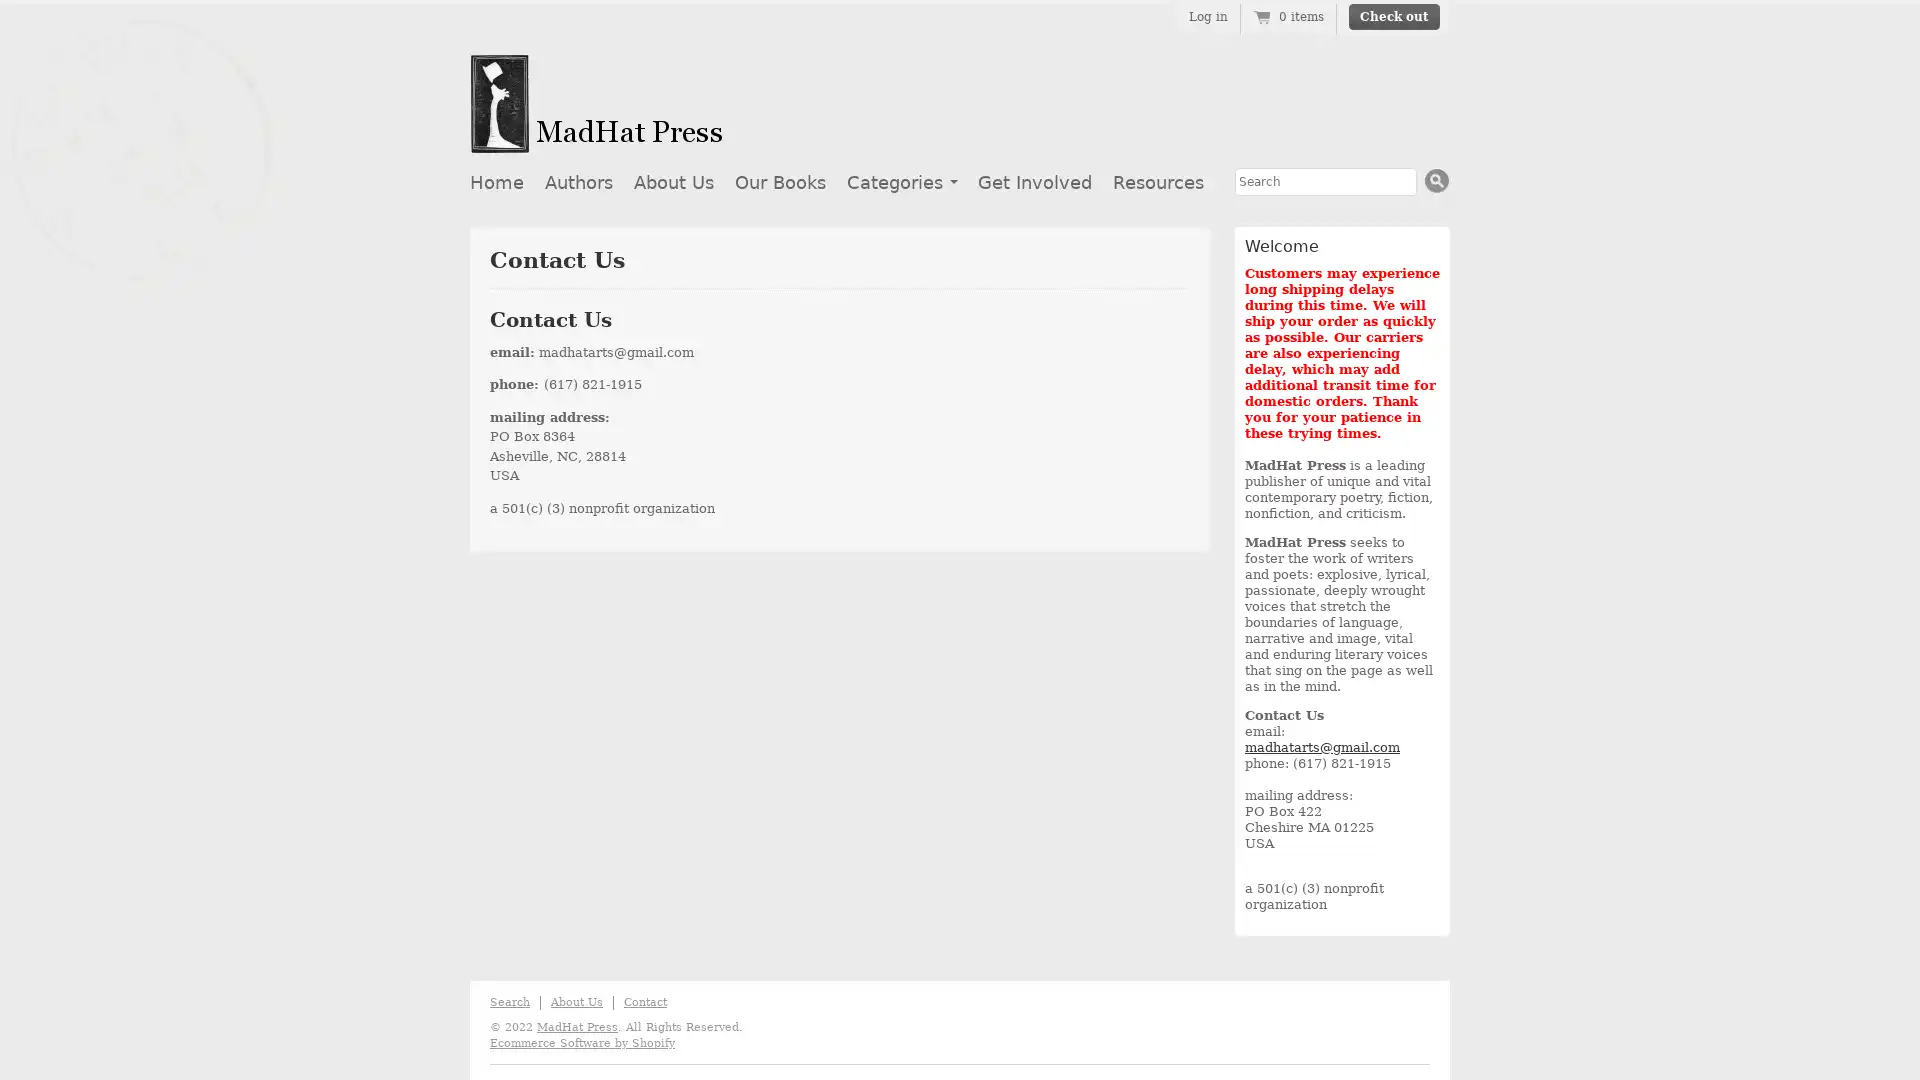 Image resolution: width=1920 pixels, height=1080 pixels. I want to click on Search, so click(1436, 180).